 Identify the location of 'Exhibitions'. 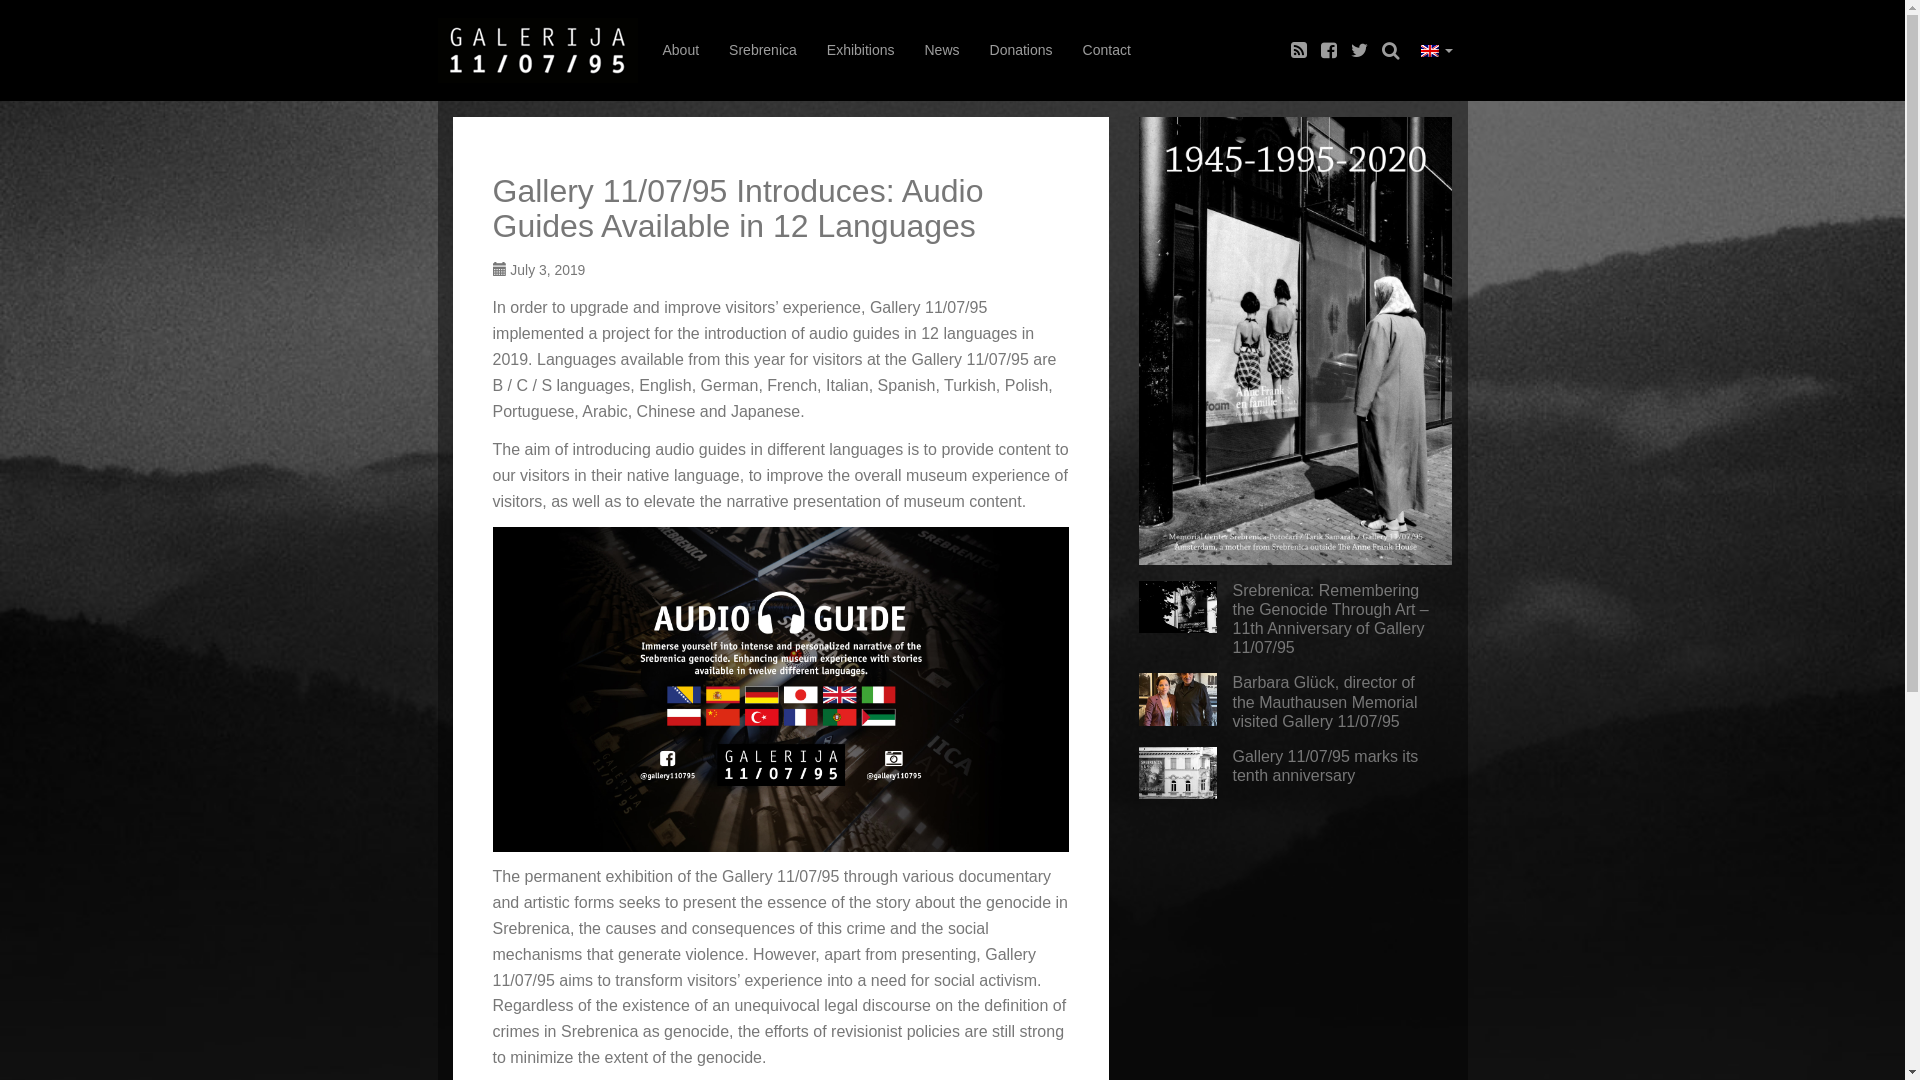
(860, 49).